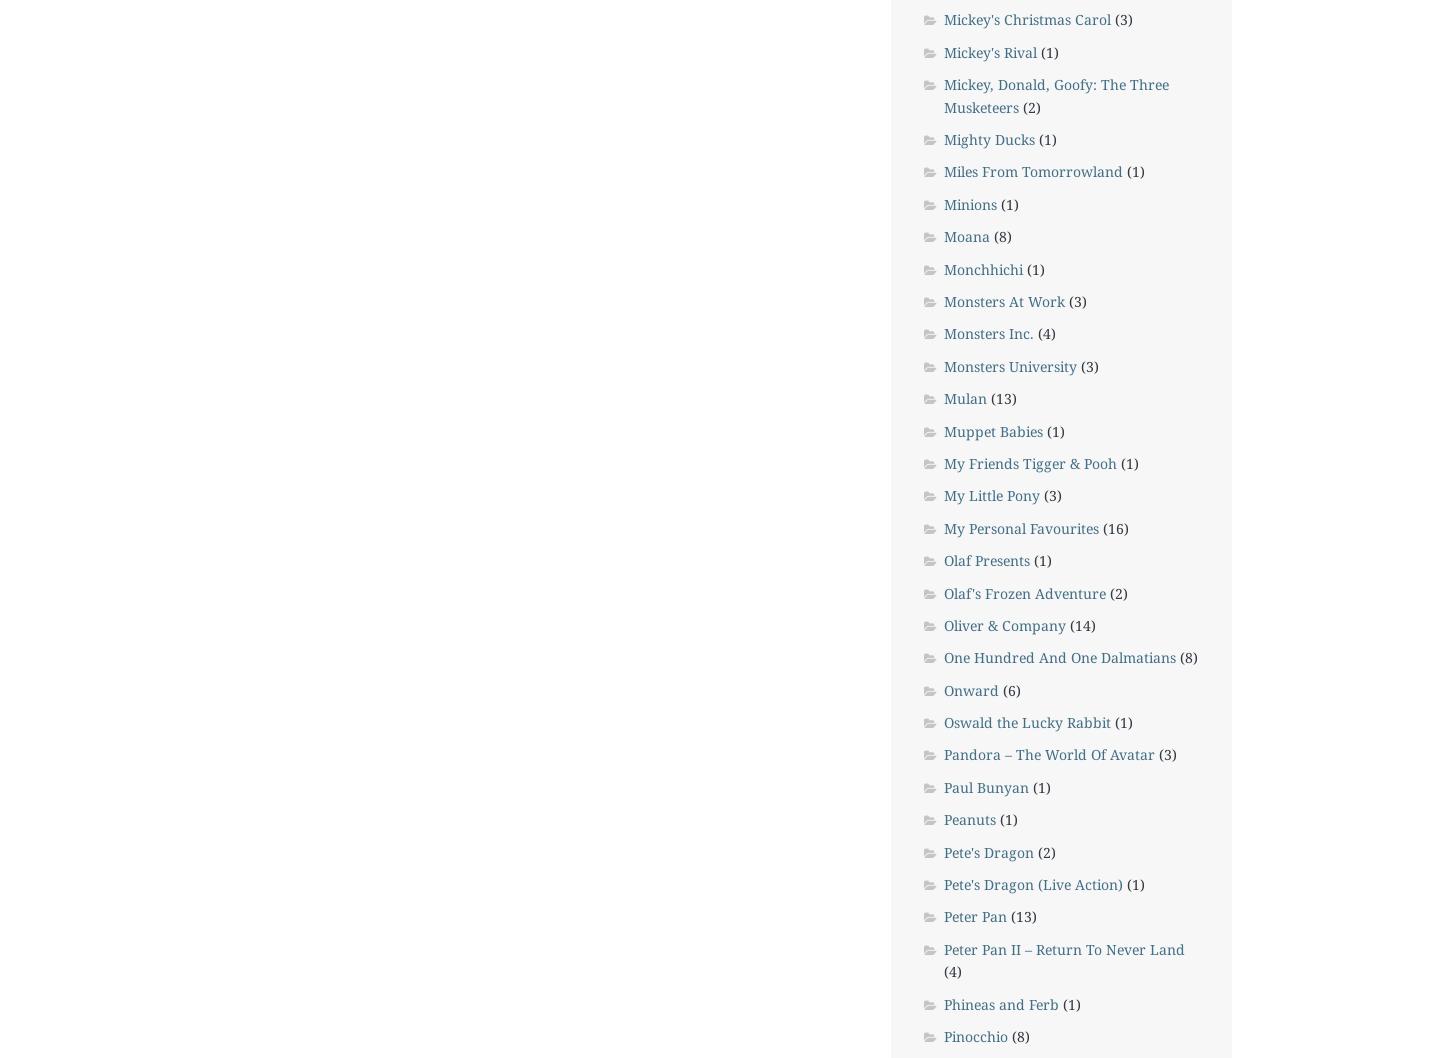 The image size is (1440, 1058). Describe the element at coordinates (943, 526) in the screenshot. I see `'My Personal Favourites'` at that location.